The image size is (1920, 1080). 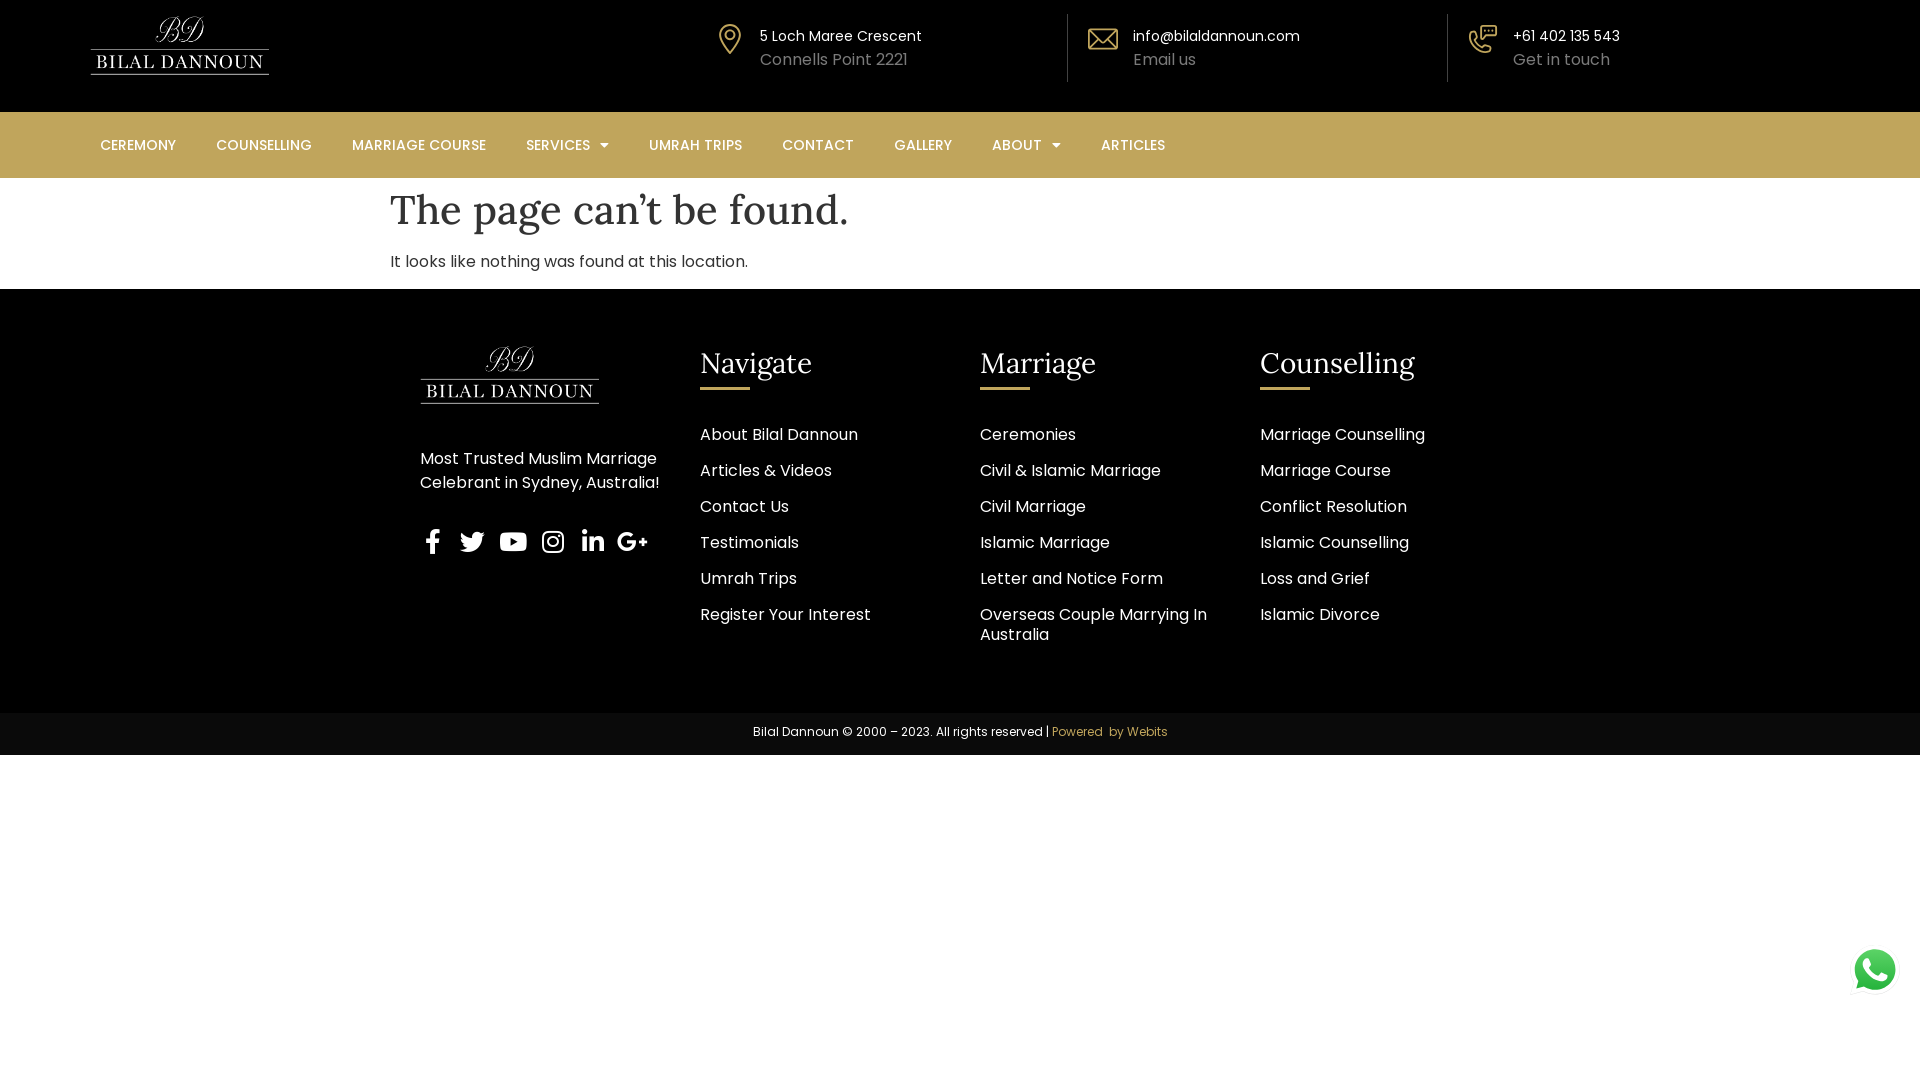 What do you see at coordinates (1379, 505) in the screenshot?
I see `'Conflict Resolution'` at bounding box center [1379, 505].